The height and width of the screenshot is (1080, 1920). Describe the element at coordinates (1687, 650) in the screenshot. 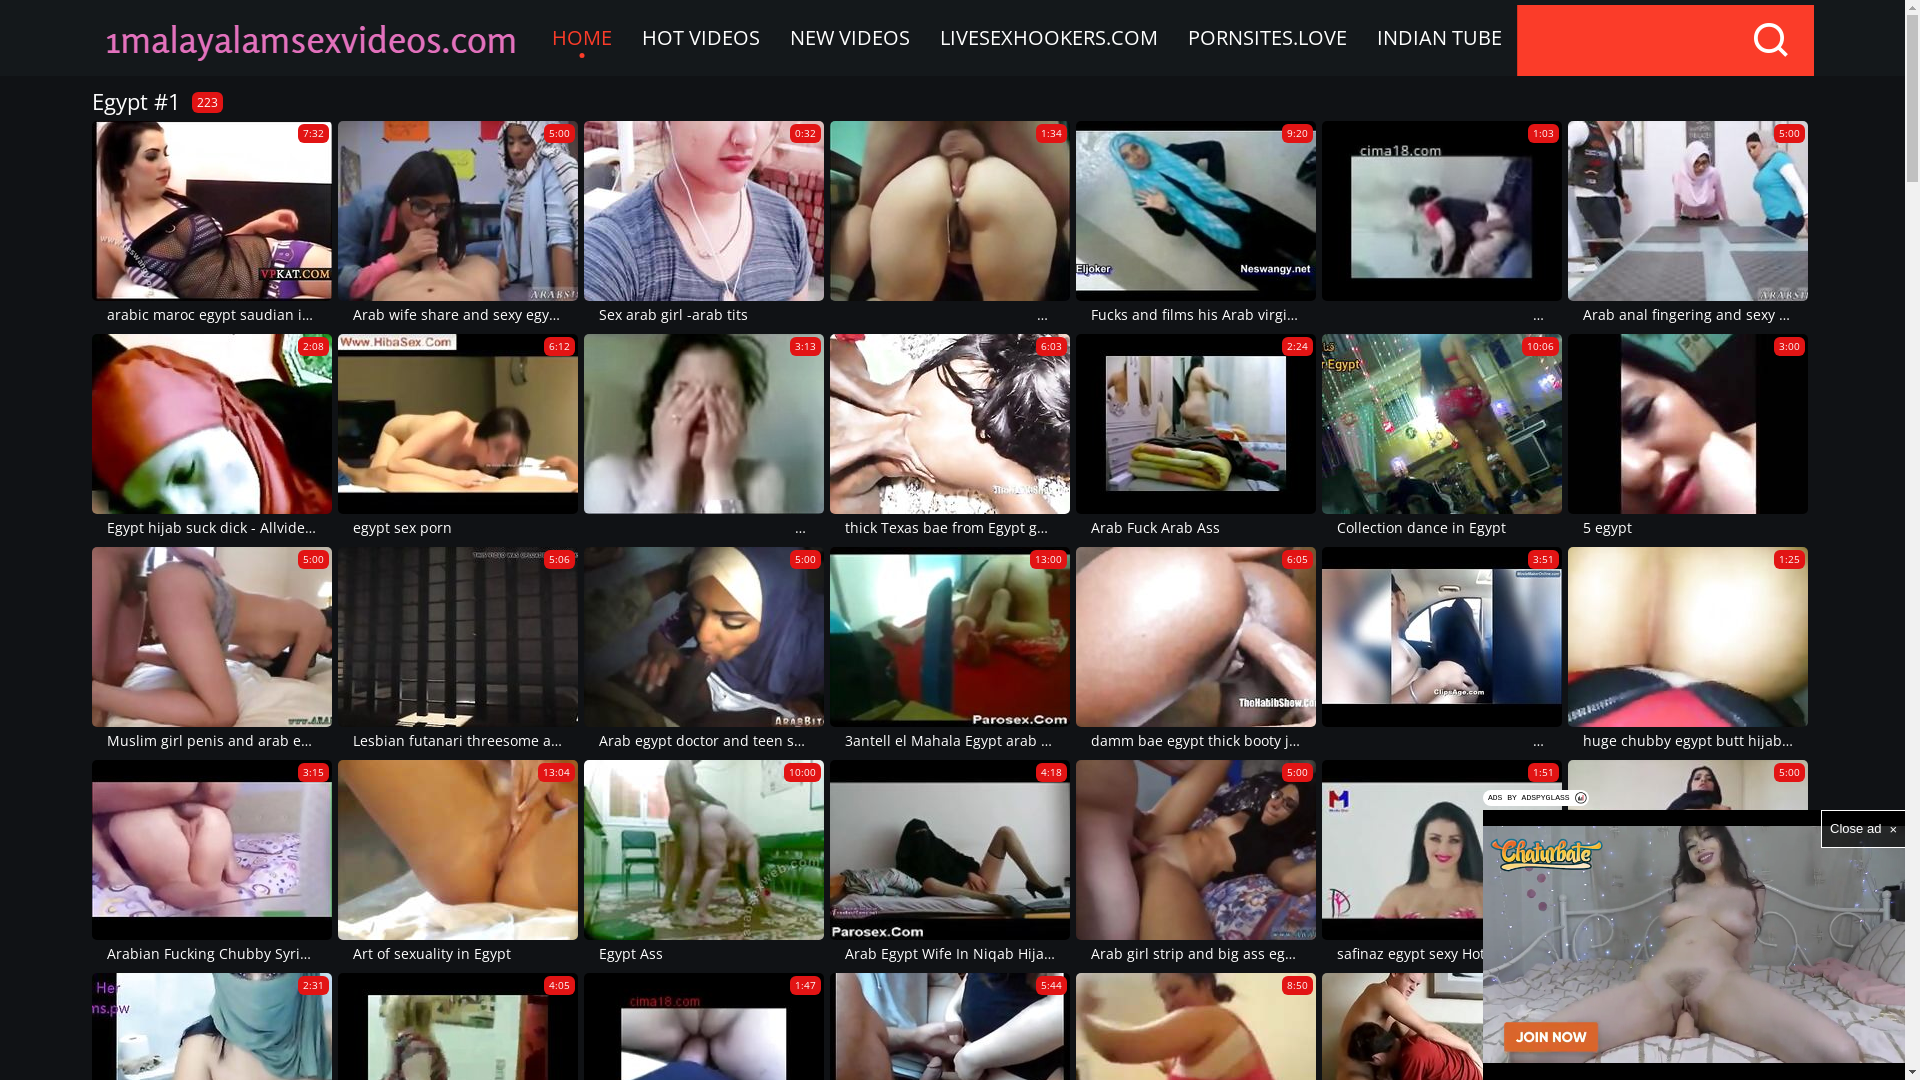

I see `'1:25` at that location.